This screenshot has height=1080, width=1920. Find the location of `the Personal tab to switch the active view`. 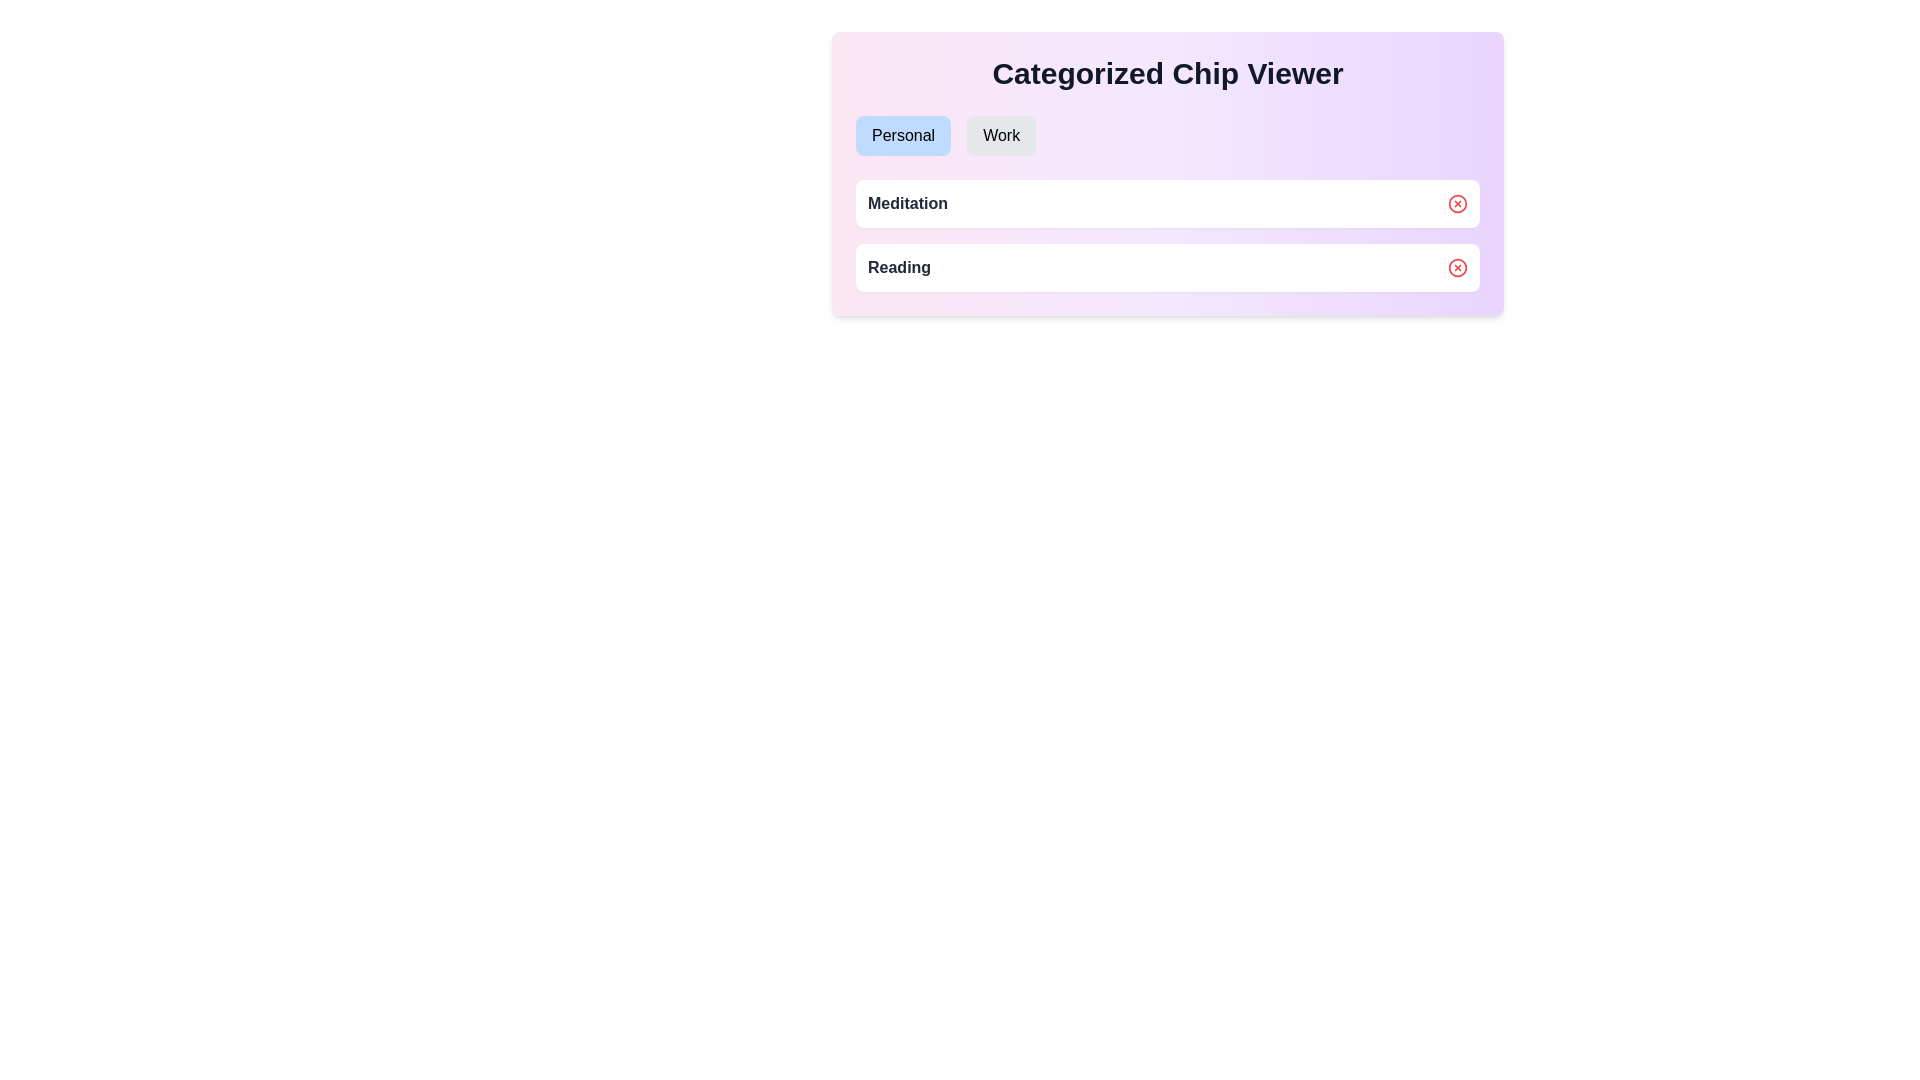

the Personal tab to switch the active view is located at coordinates (902, 135).